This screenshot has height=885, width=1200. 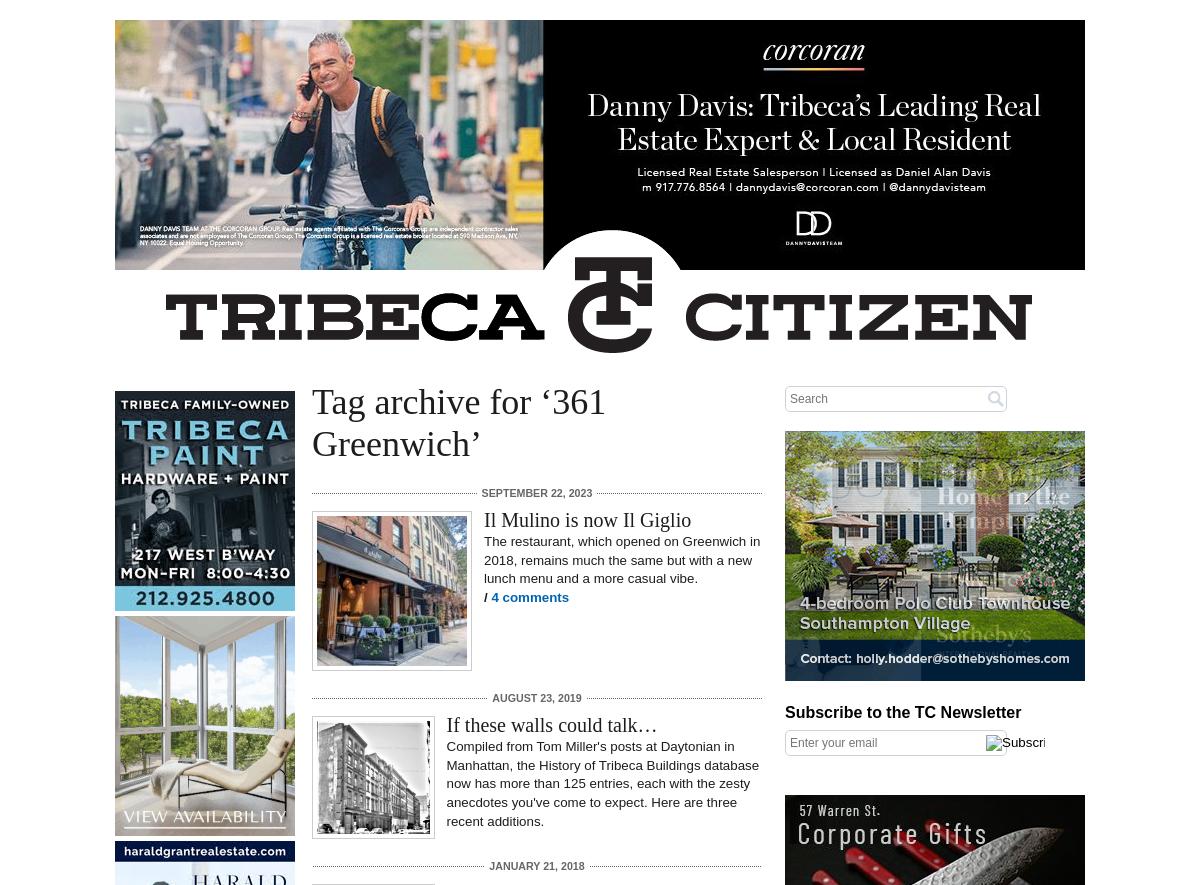 I want to click on 'Tag archive for ‘361 Greenwich’', so click(x=458, y=423).